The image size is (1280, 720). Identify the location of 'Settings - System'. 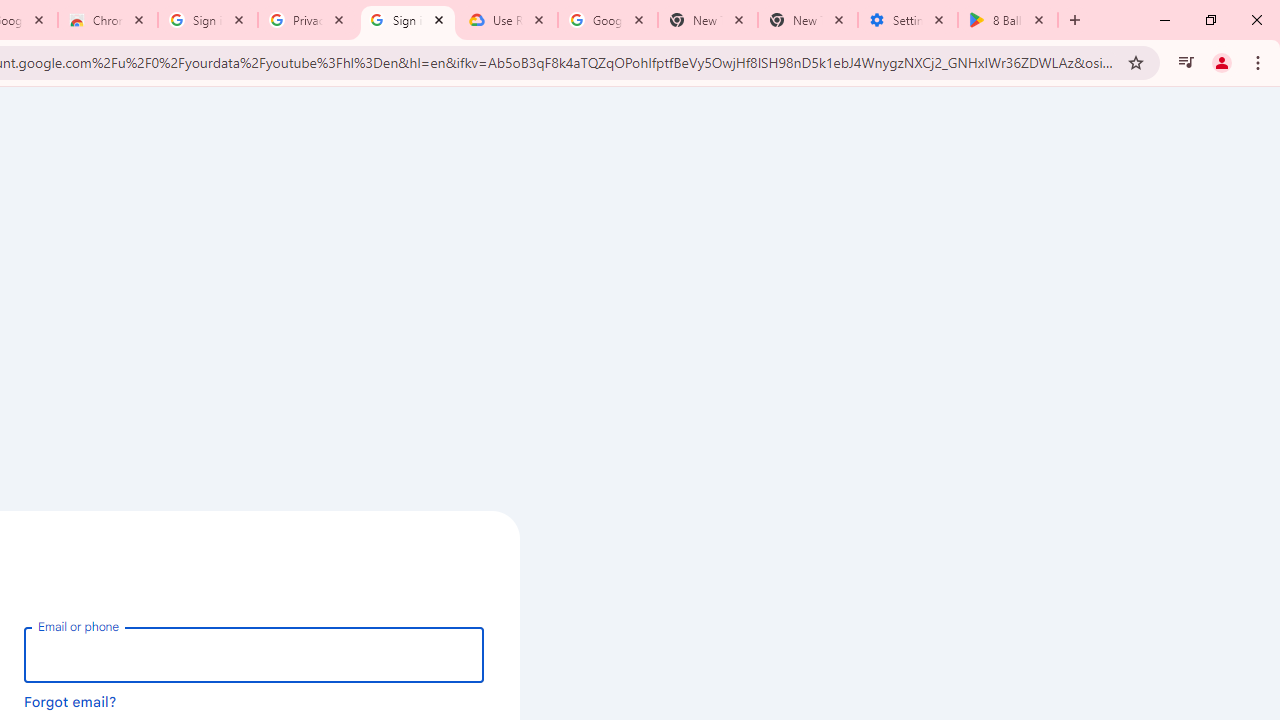
(906, 20).